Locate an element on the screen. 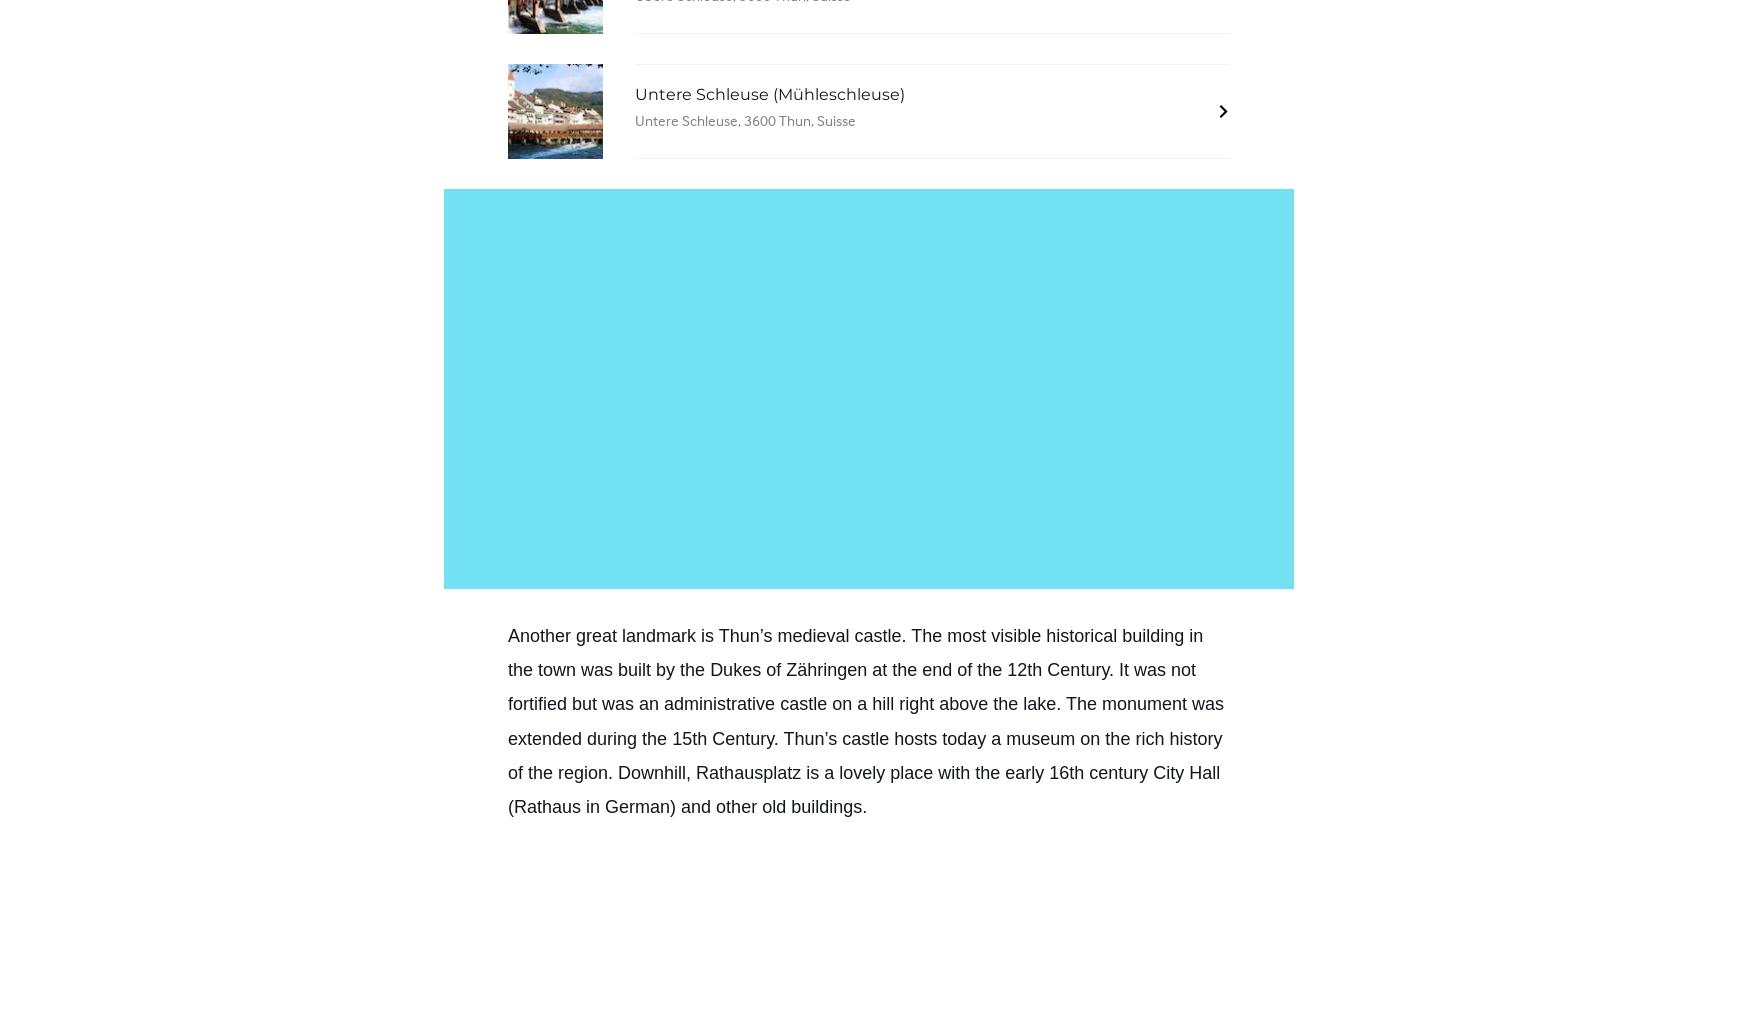 The image size is (1738, 1032). 'Untere Schleuse (Mühleschleuse)' is located at coordinates (769, 94).